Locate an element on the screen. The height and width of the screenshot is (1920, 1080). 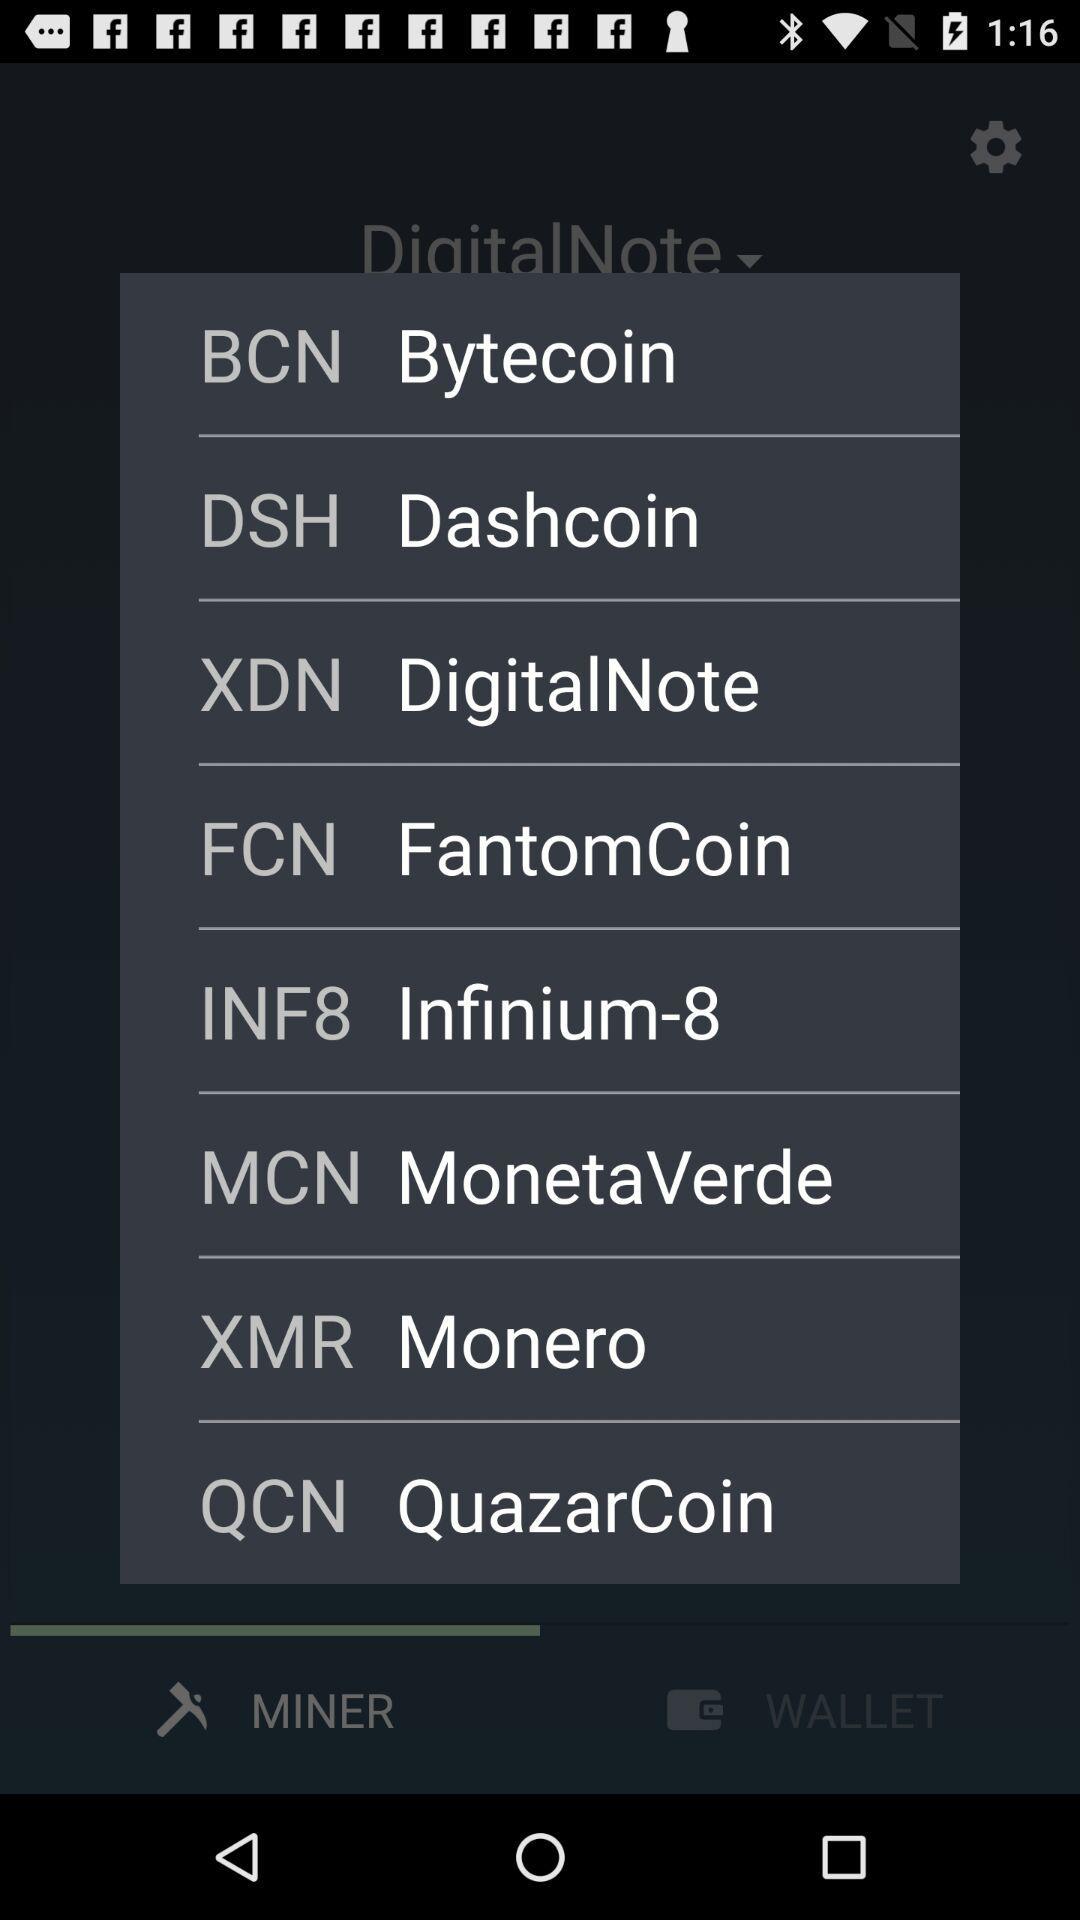
the xmr app is located at coordinates (297, 1339).